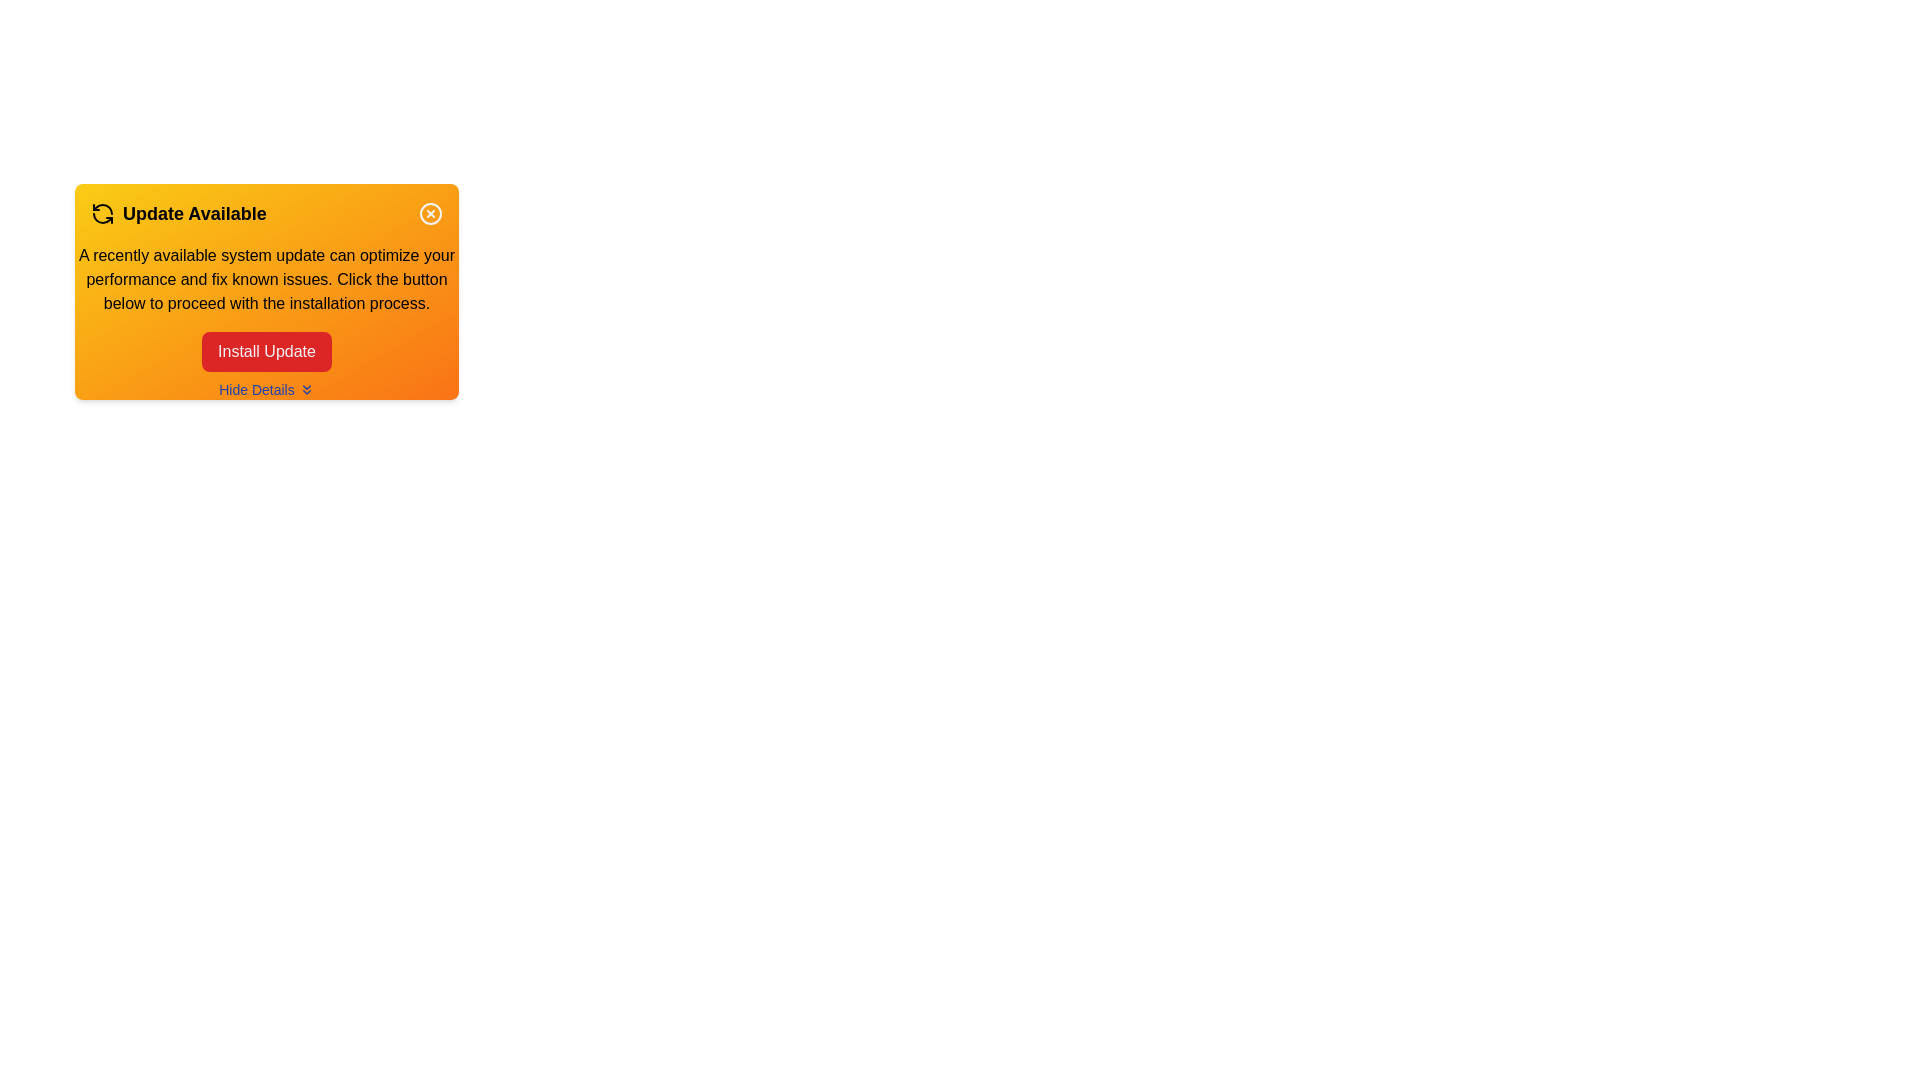 The height and width of the screenshot is (1080, 1920). Describe the element at coordinates (266, 350) in the screenshot. I see `'Install Update' button to initiate the update installation` at that location.